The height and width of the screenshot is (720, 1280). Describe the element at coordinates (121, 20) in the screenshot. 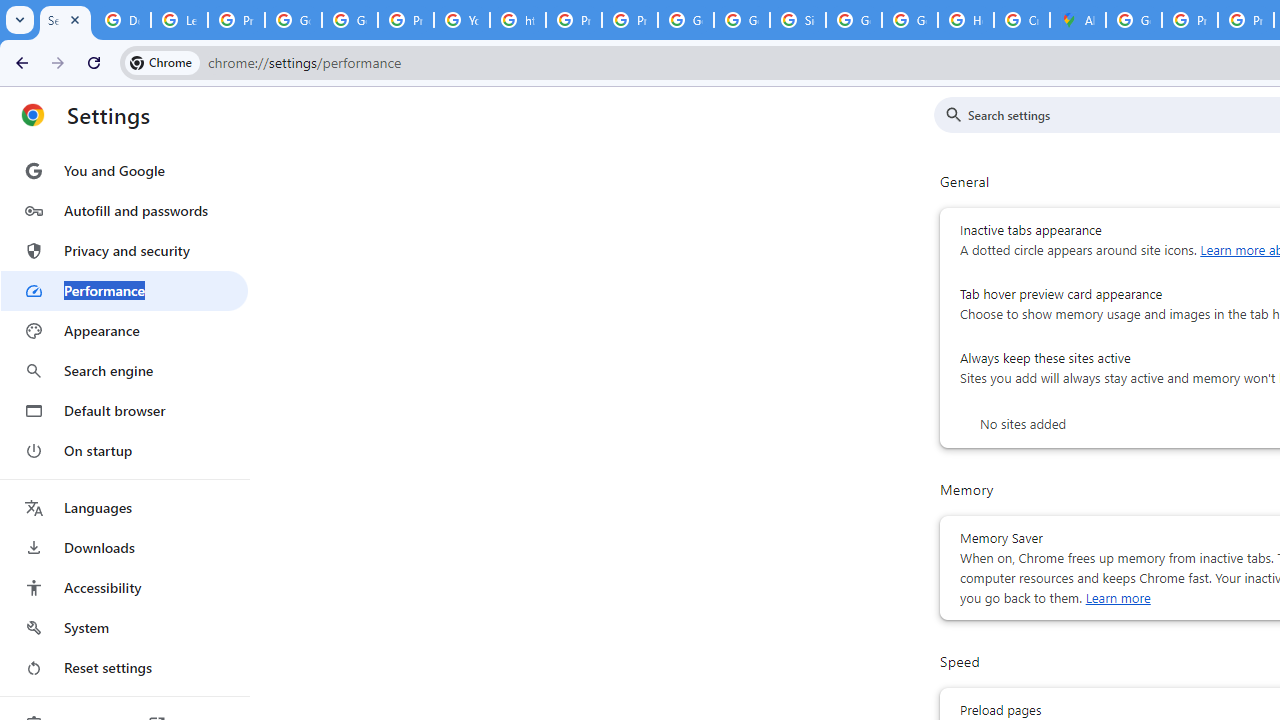

I see `'Delete photos & videos - Computer - Google Photos Help'` at that location.